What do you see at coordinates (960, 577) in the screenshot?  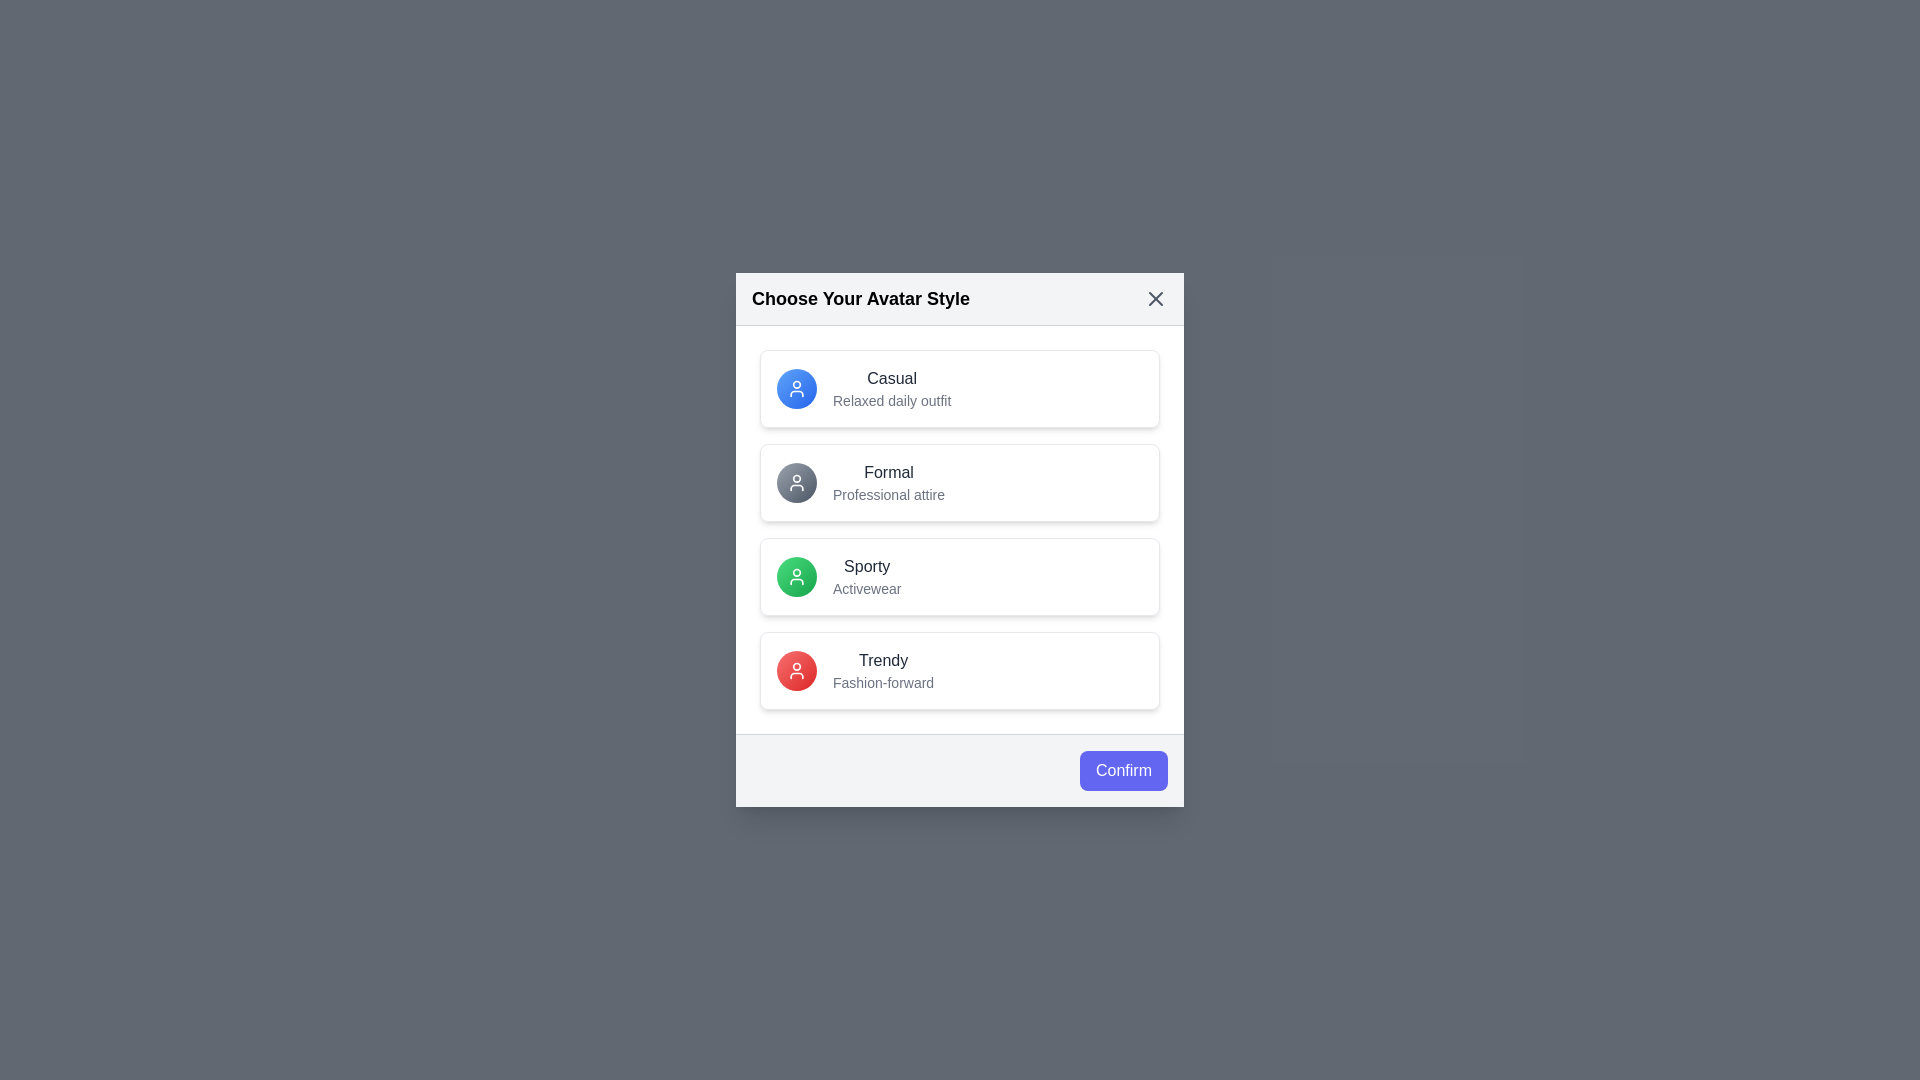 I see `the avatar with style Sporty` at bounding box center [960, 577].